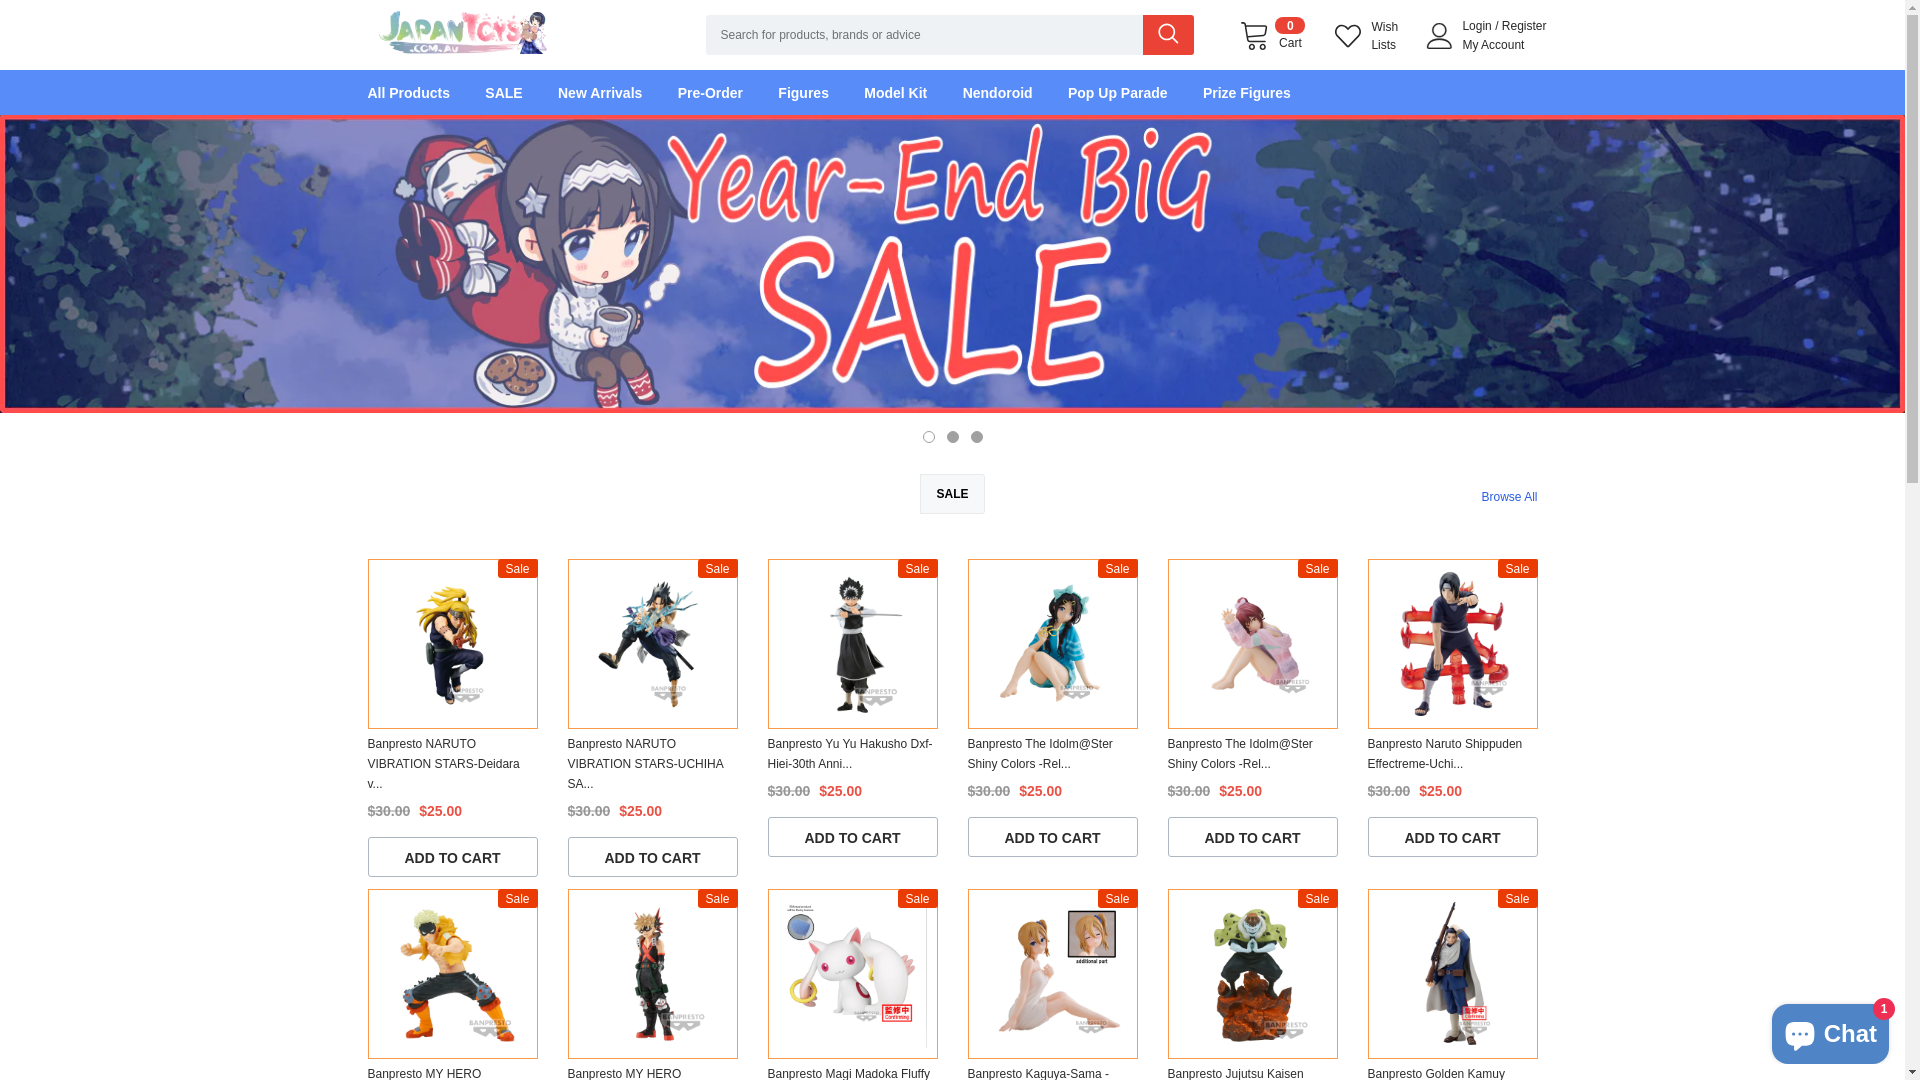 This screenshot has height=1080, width=1920. What do you see at coordinates (1508, 496) in the screenshot?
I see `'Browse All'` at bounding box center [1508, 496].